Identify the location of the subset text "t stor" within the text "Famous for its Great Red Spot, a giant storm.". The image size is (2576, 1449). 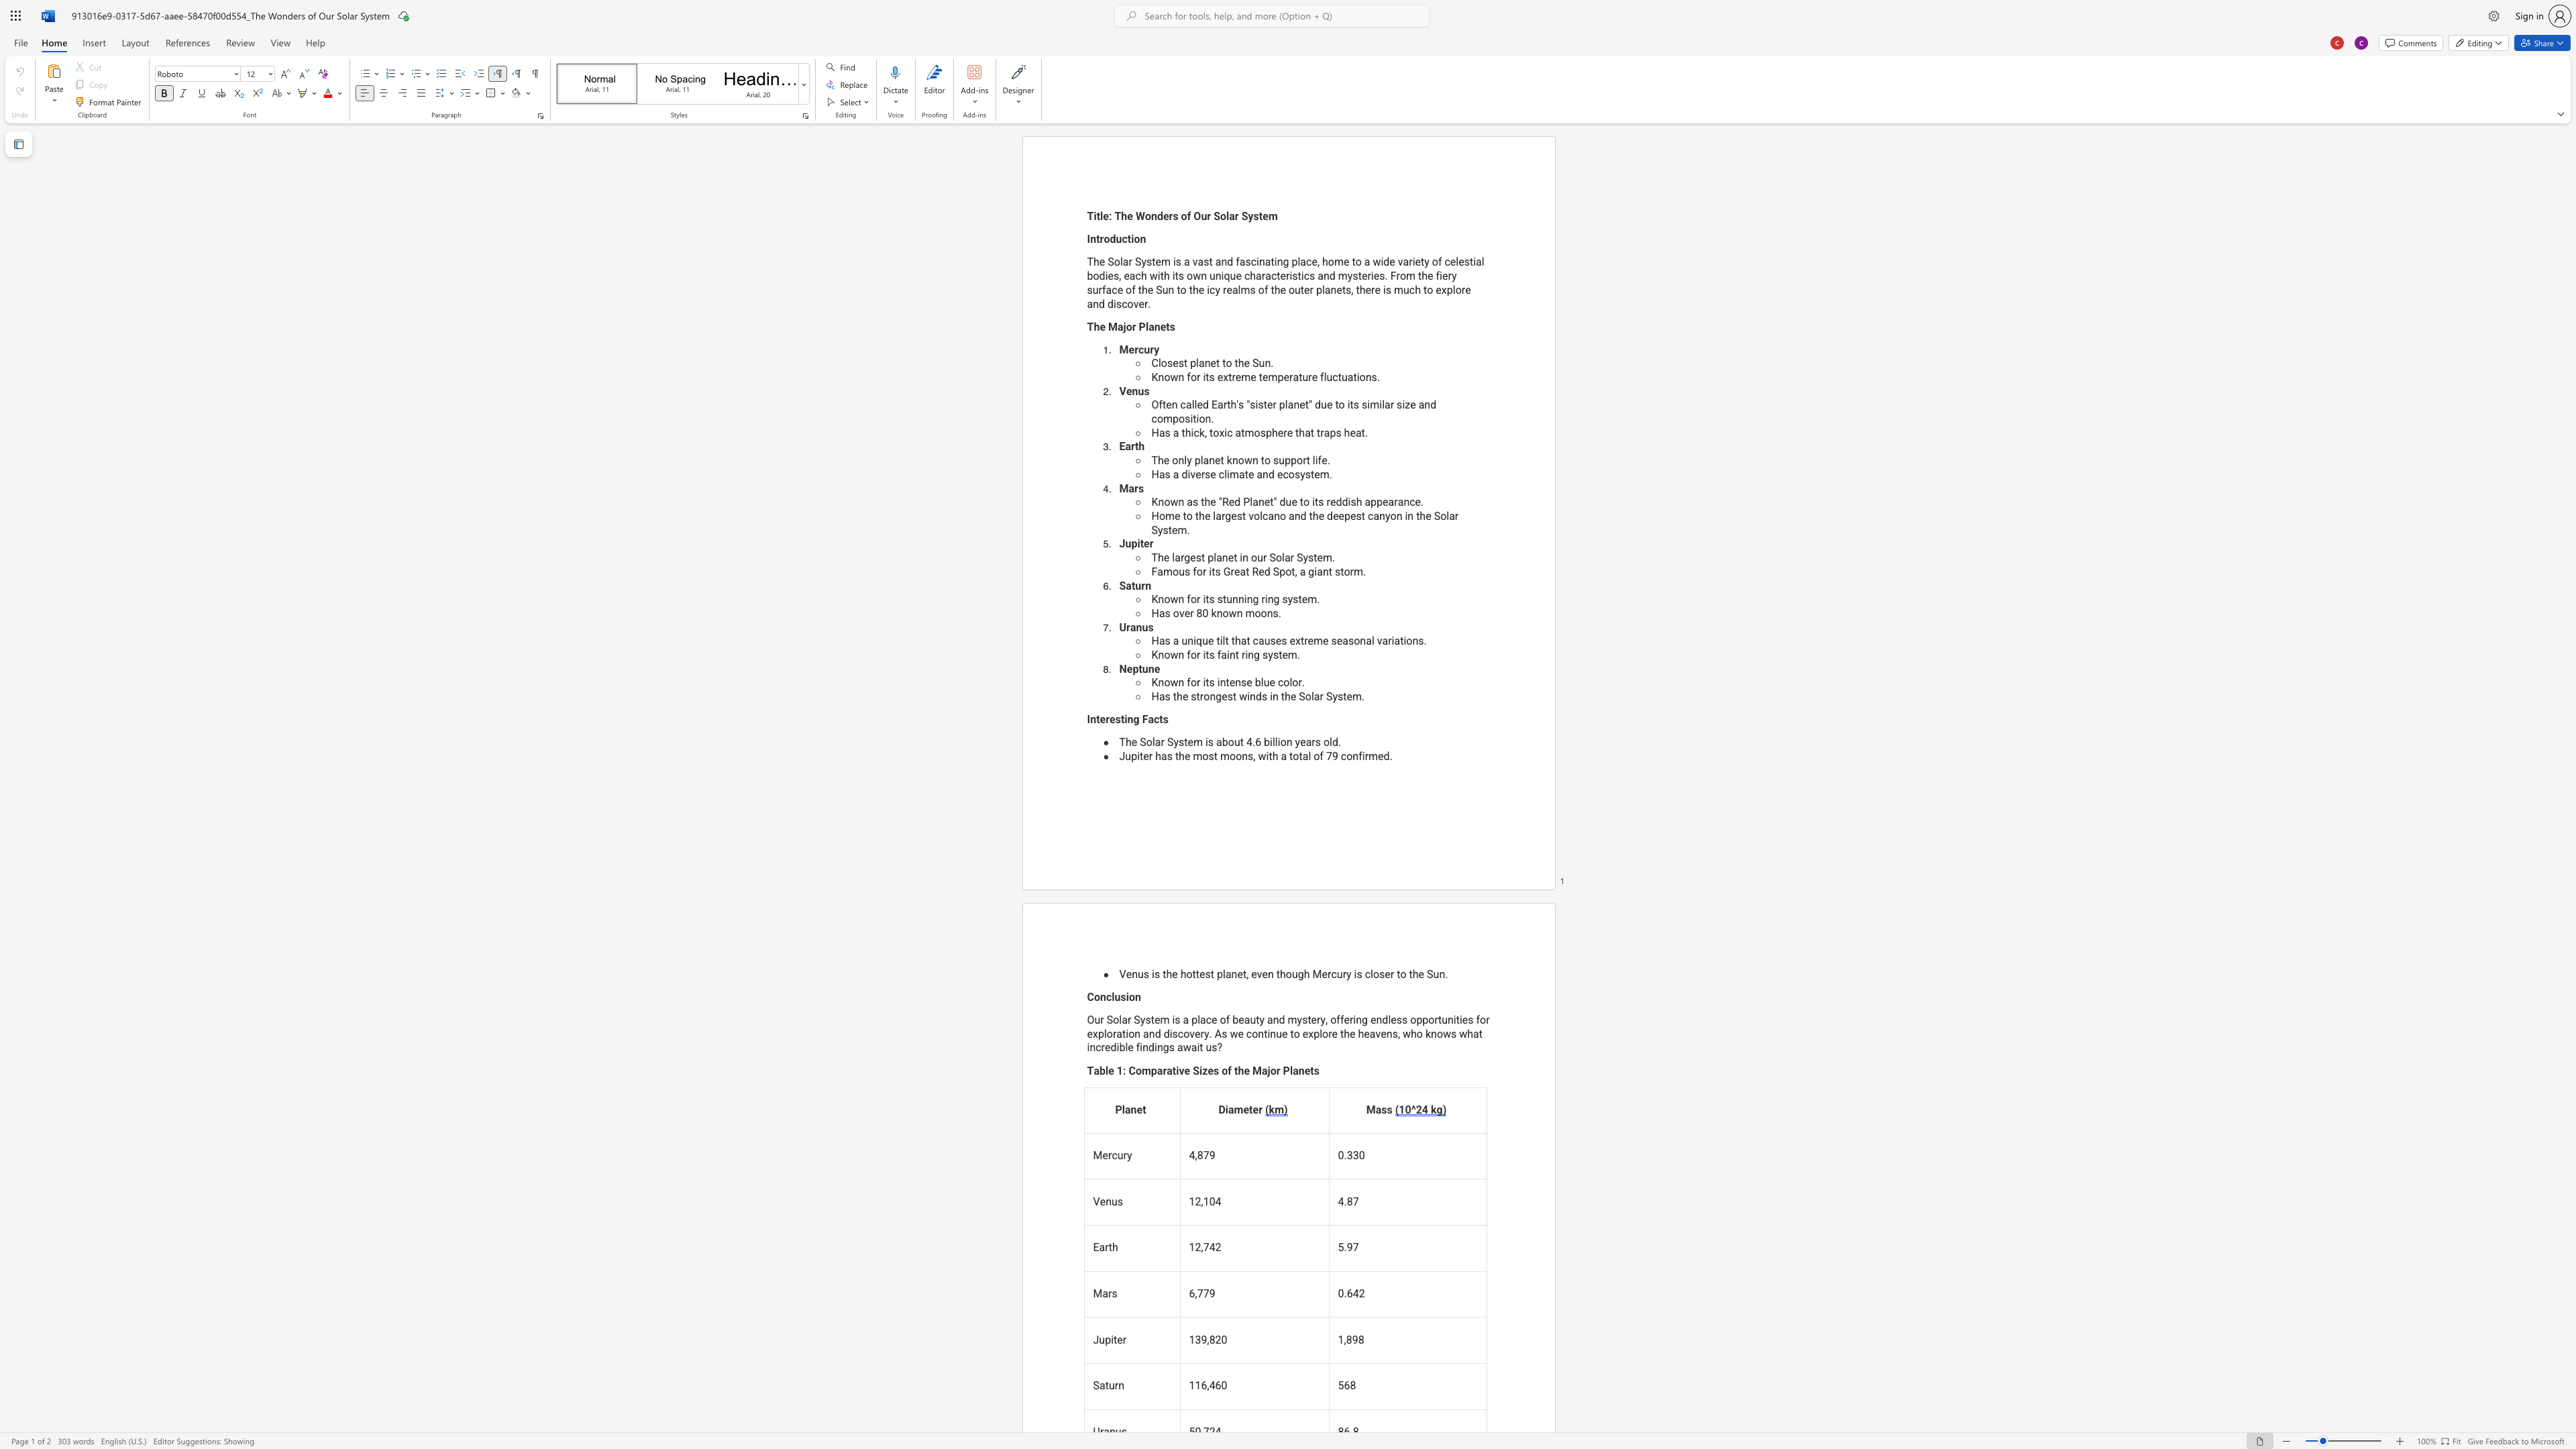
(1328, 571).